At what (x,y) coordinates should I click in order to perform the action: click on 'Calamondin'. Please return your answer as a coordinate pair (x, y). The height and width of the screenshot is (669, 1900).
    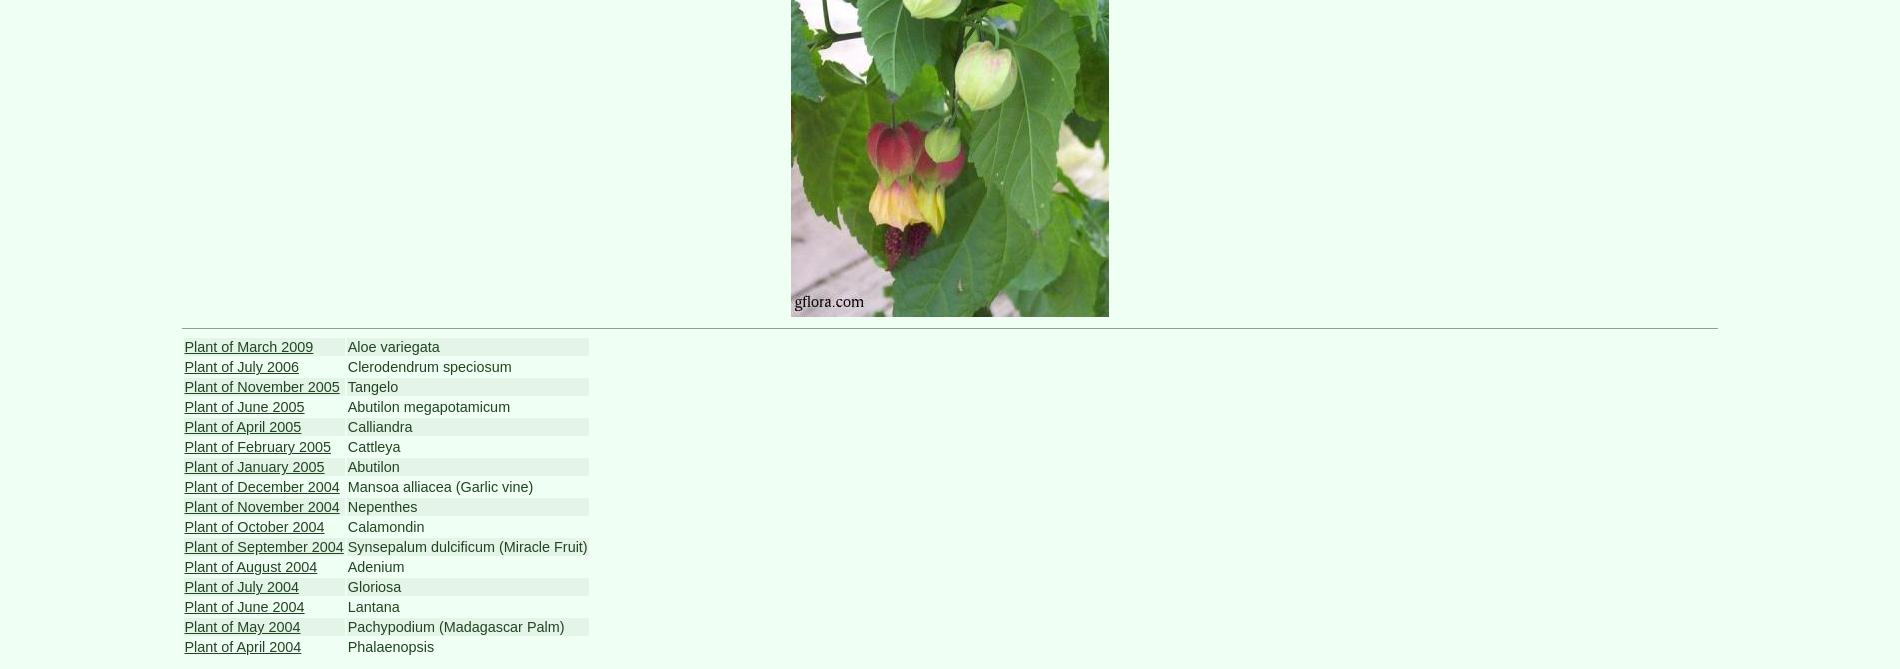
    Looking at the image, I should click on (384, 526).